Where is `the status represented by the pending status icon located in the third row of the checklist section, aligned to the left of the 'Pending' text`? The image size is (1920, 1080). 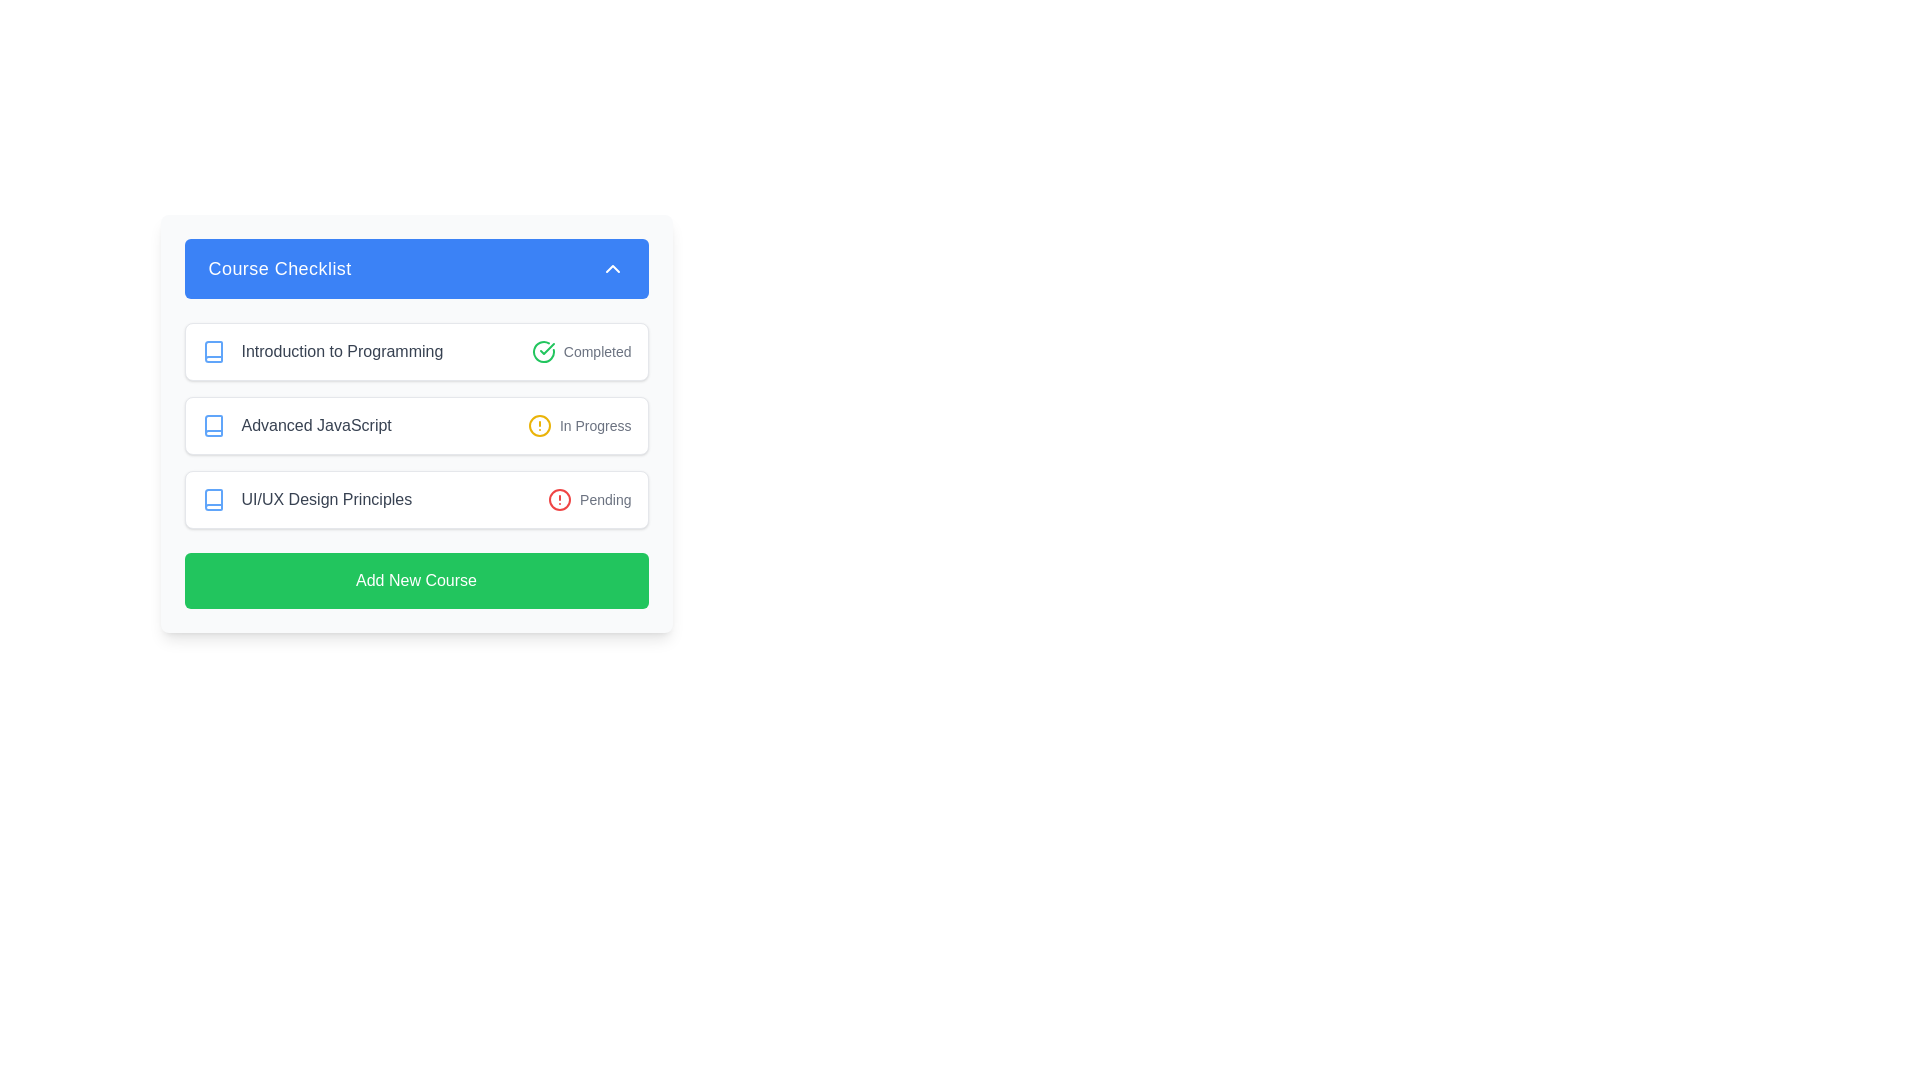 the status represented by the pending status icon located in the third row of the checklist section, aligned to the left of the 'Pending' text is located at coordinates (560, 499).